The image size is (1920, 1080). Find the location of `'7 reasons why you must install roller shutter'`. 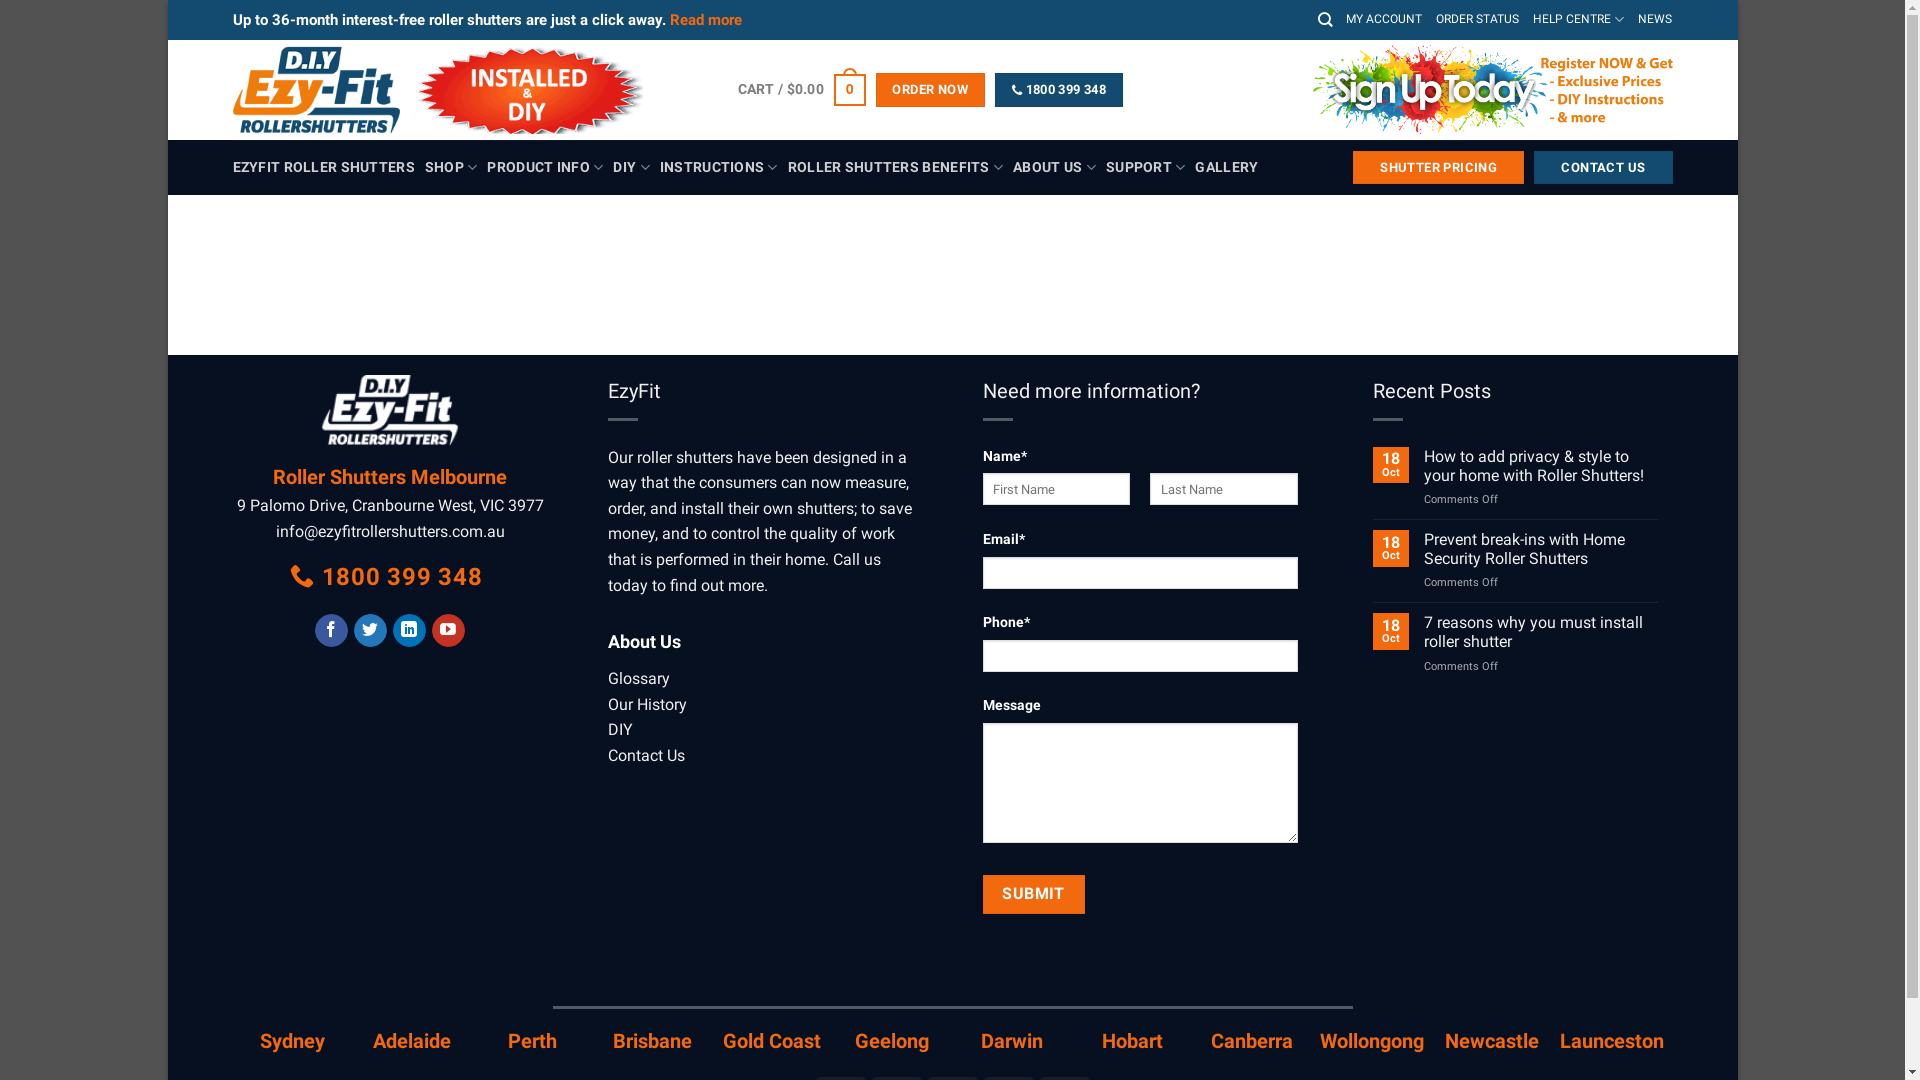

'7 reasons why you must install roller shutter' is located at coordinates (1539, 632).